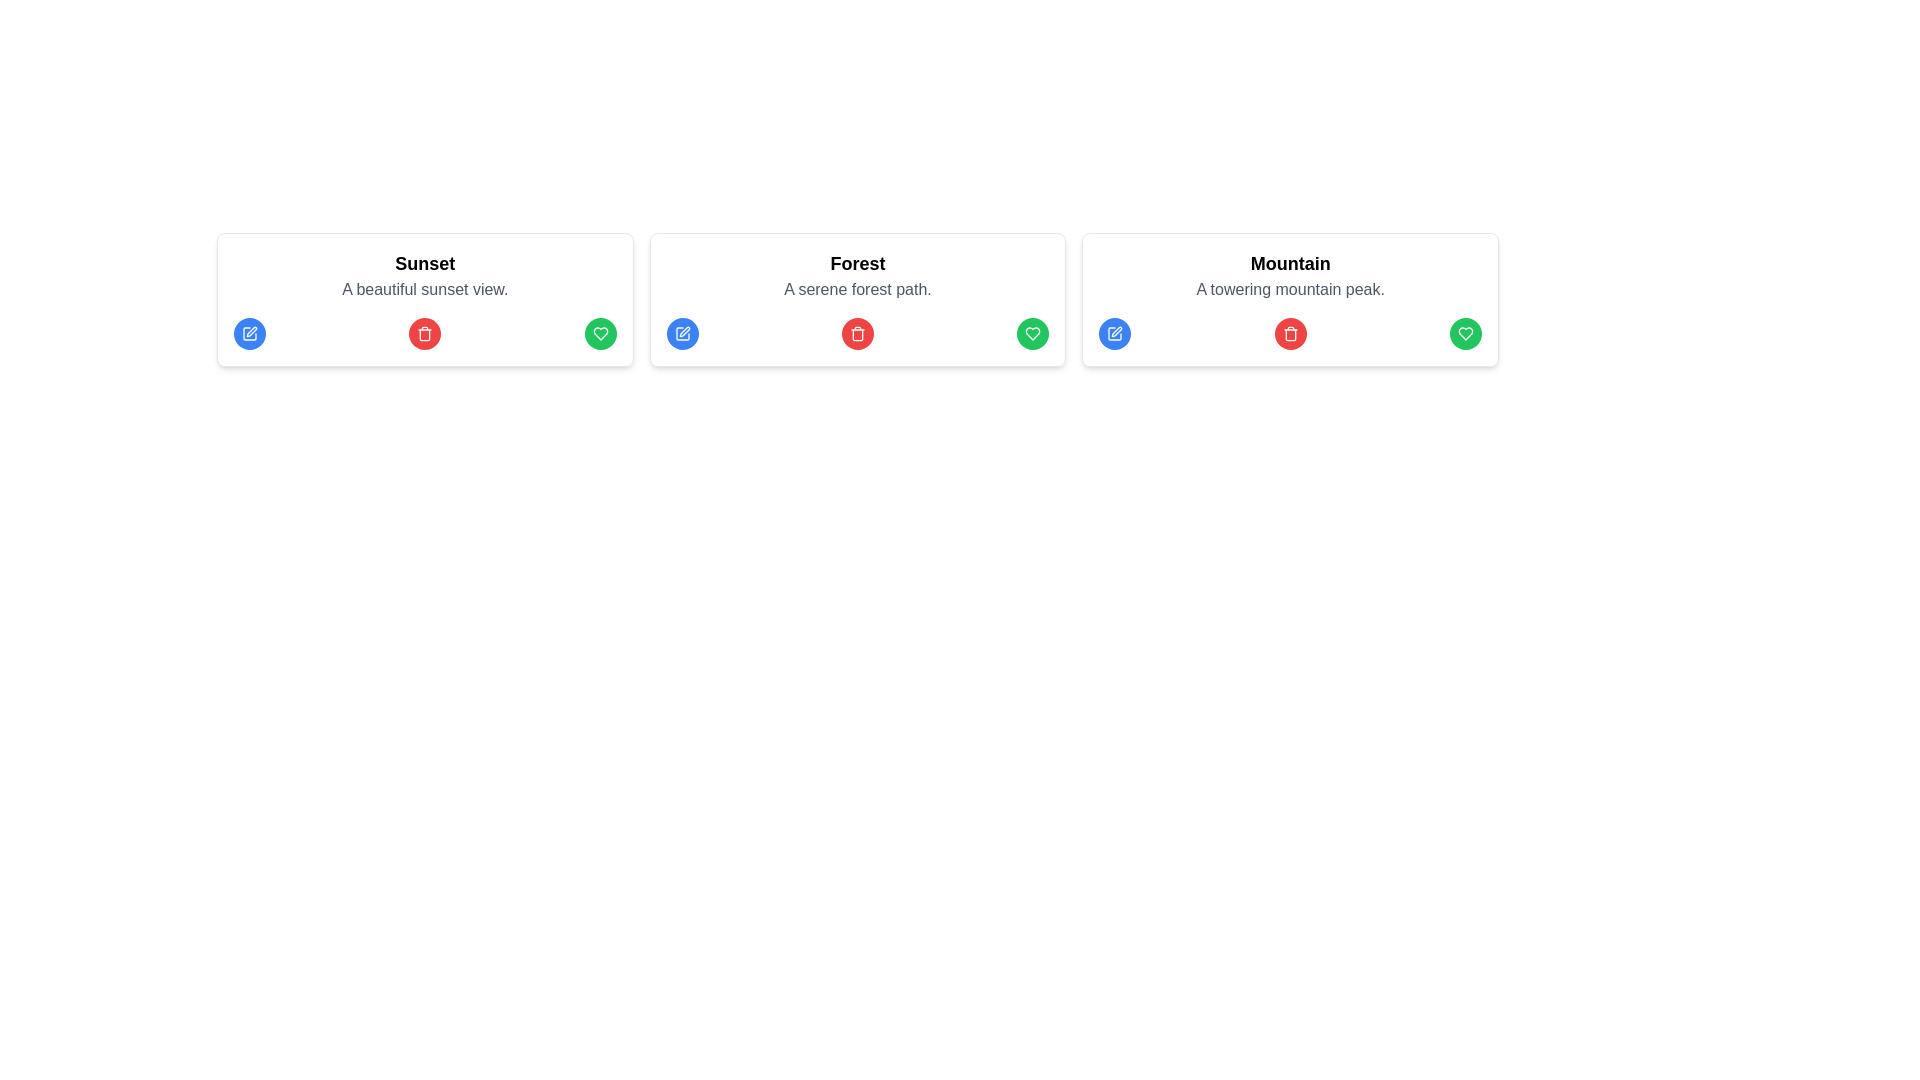  Describe the element at coordinates (1114, 333) in the screenshot. I see `the leftmost graphic element in the blue circular button next to the title 'Mountain' on the third card, which signifies edit or modify functionality` at that location.